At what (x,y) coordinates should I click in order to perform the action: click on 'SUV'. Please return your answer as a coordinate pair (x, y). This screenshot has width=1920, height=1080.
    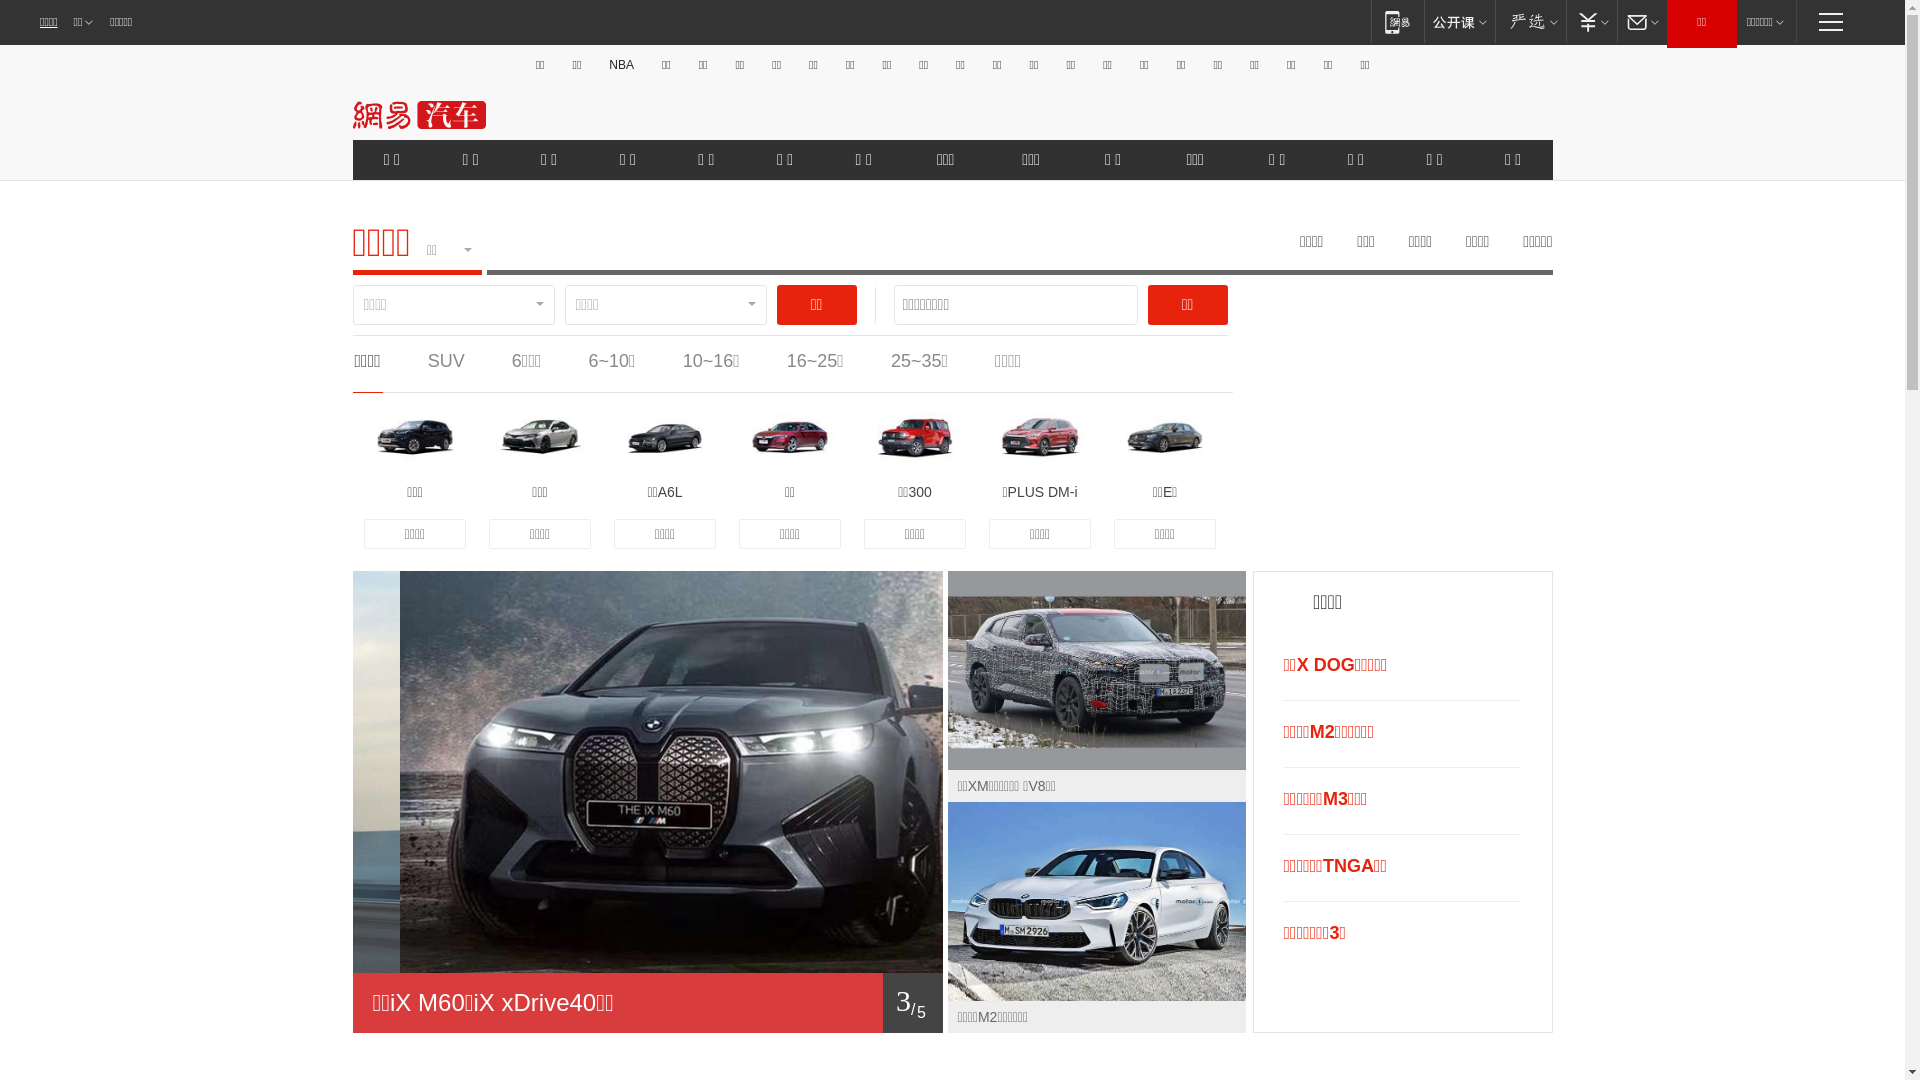
    Looking at the image, I should click on (426, 361).